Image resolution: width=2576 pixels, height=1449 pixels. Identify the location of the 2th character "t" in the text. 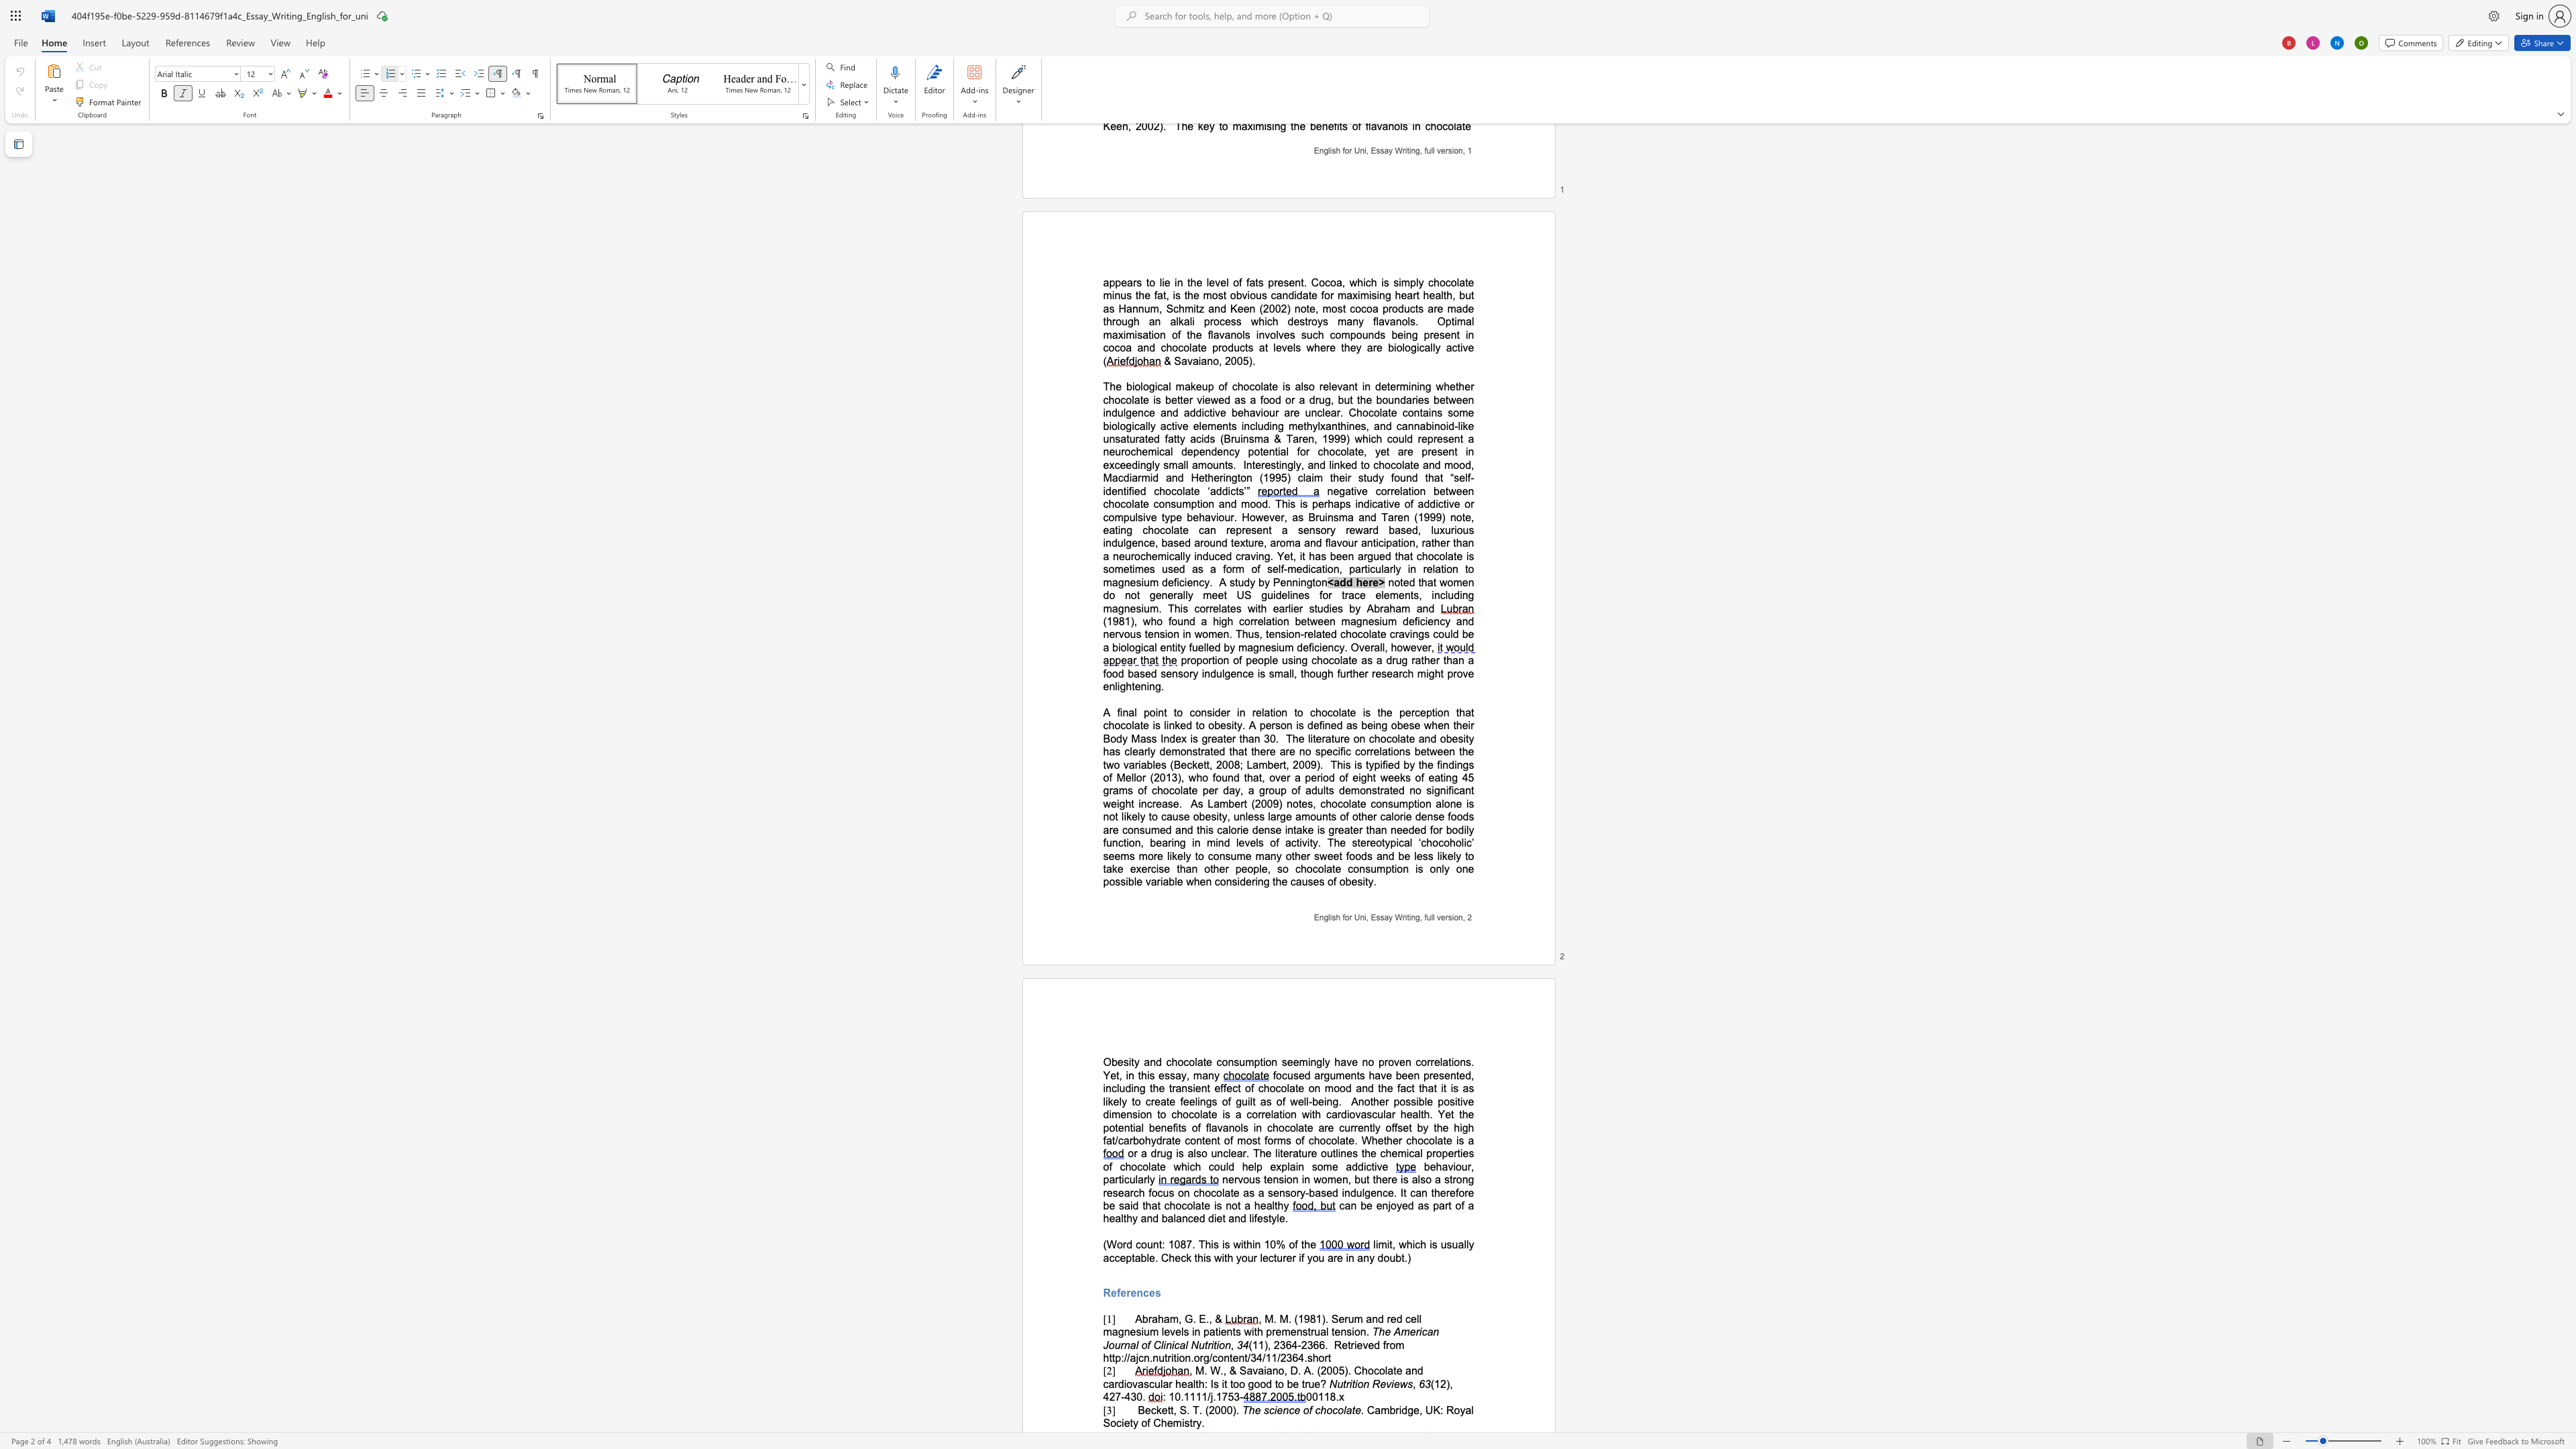
(1171, 1409).